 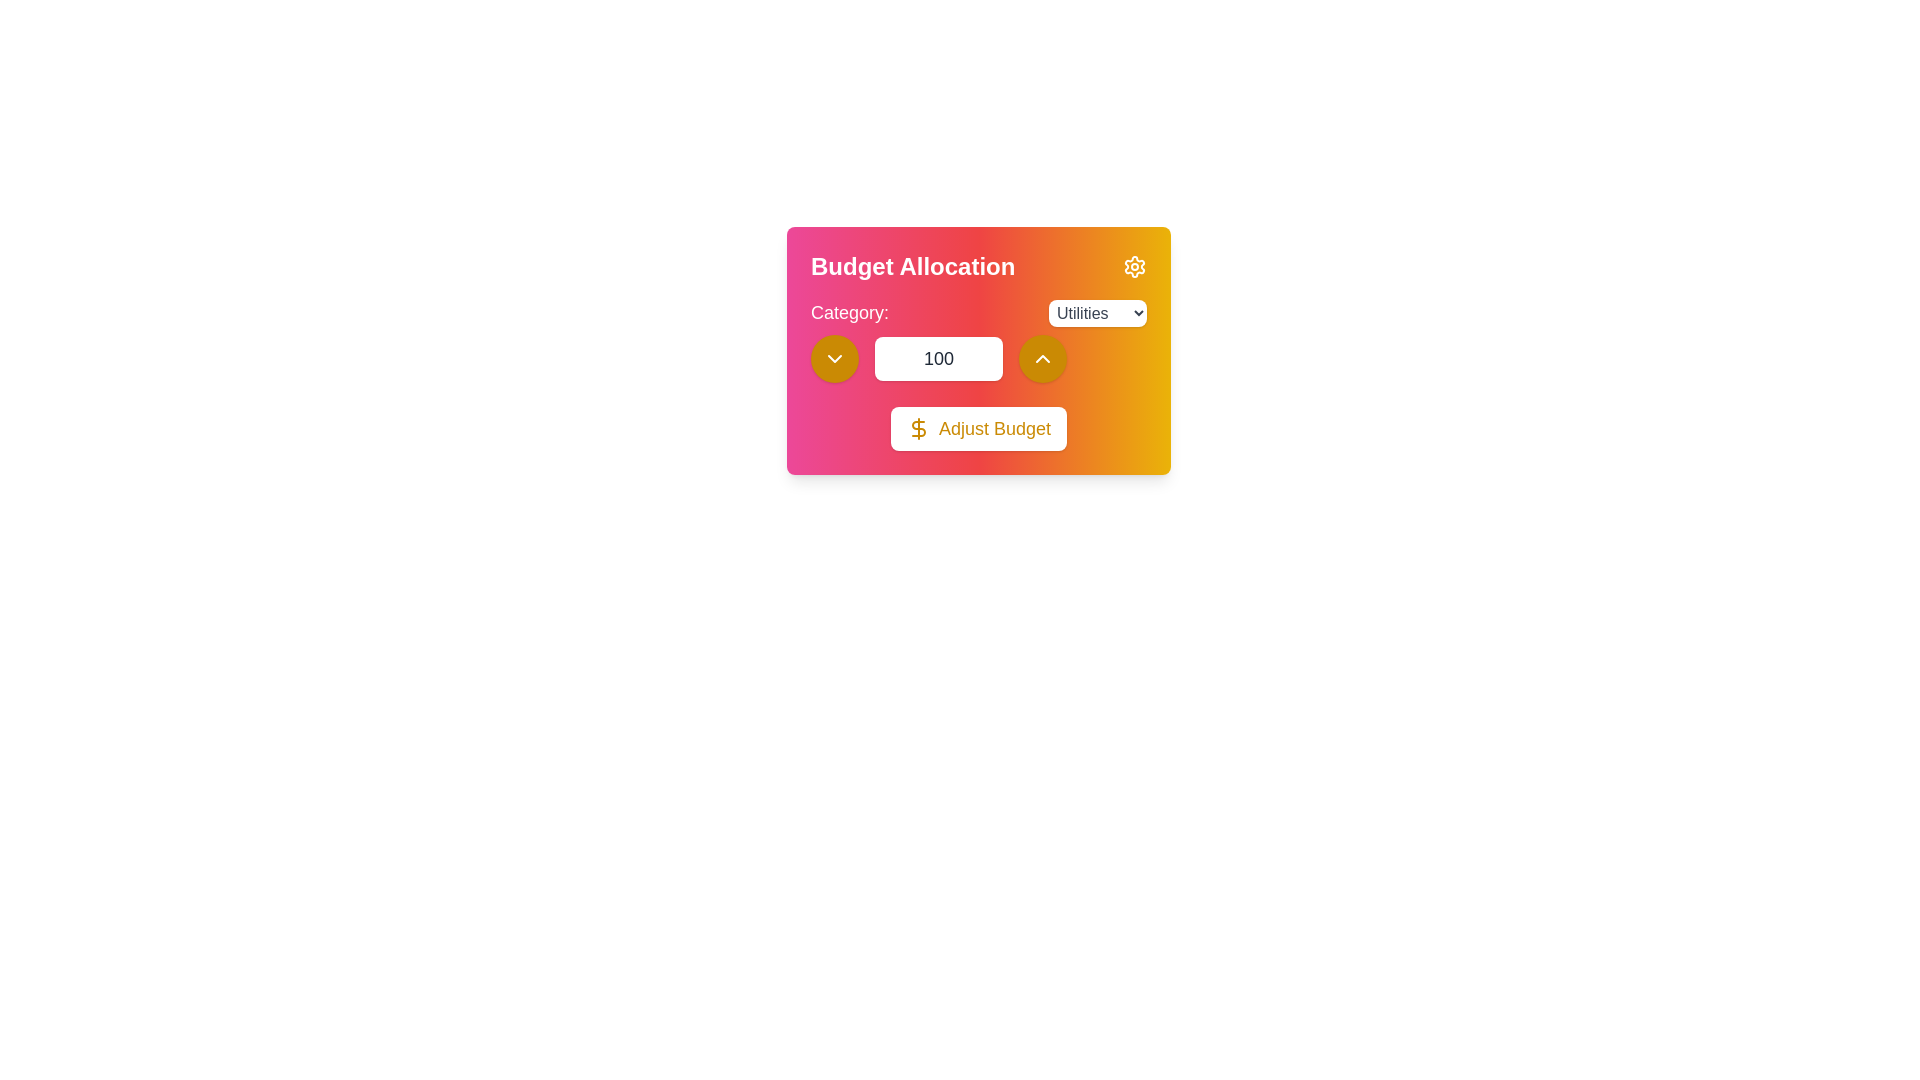 I want to click on the upward-pointing arrow icon within the rounded yellow button located in the bottom right section of the 'Budget Allocation' card to increment the numeric value, so click(x=1041, y=357).